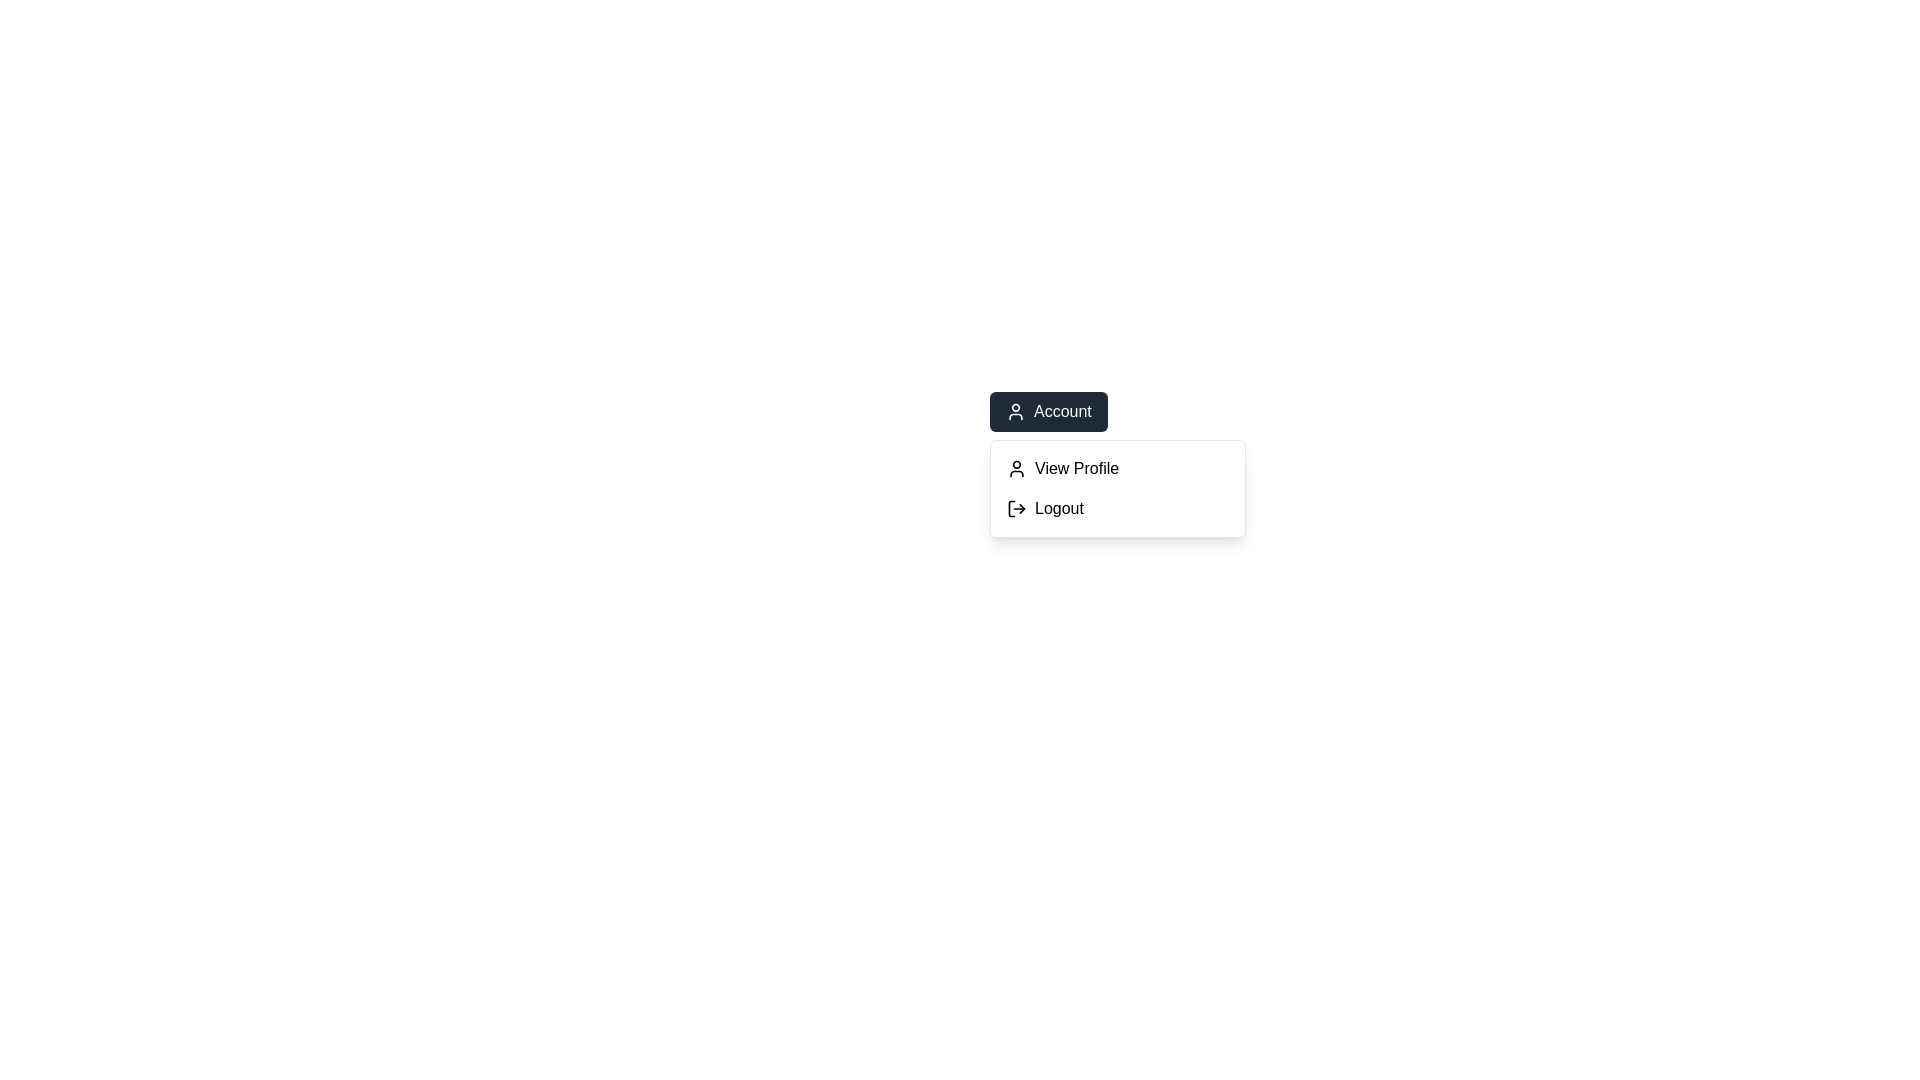 Image resolution: width=1920 pixels, height=1080 pixels. I want to click on the User Icon, which is a graphical representation of a user, located to the left of the text 'Account', so click(1016, 411).